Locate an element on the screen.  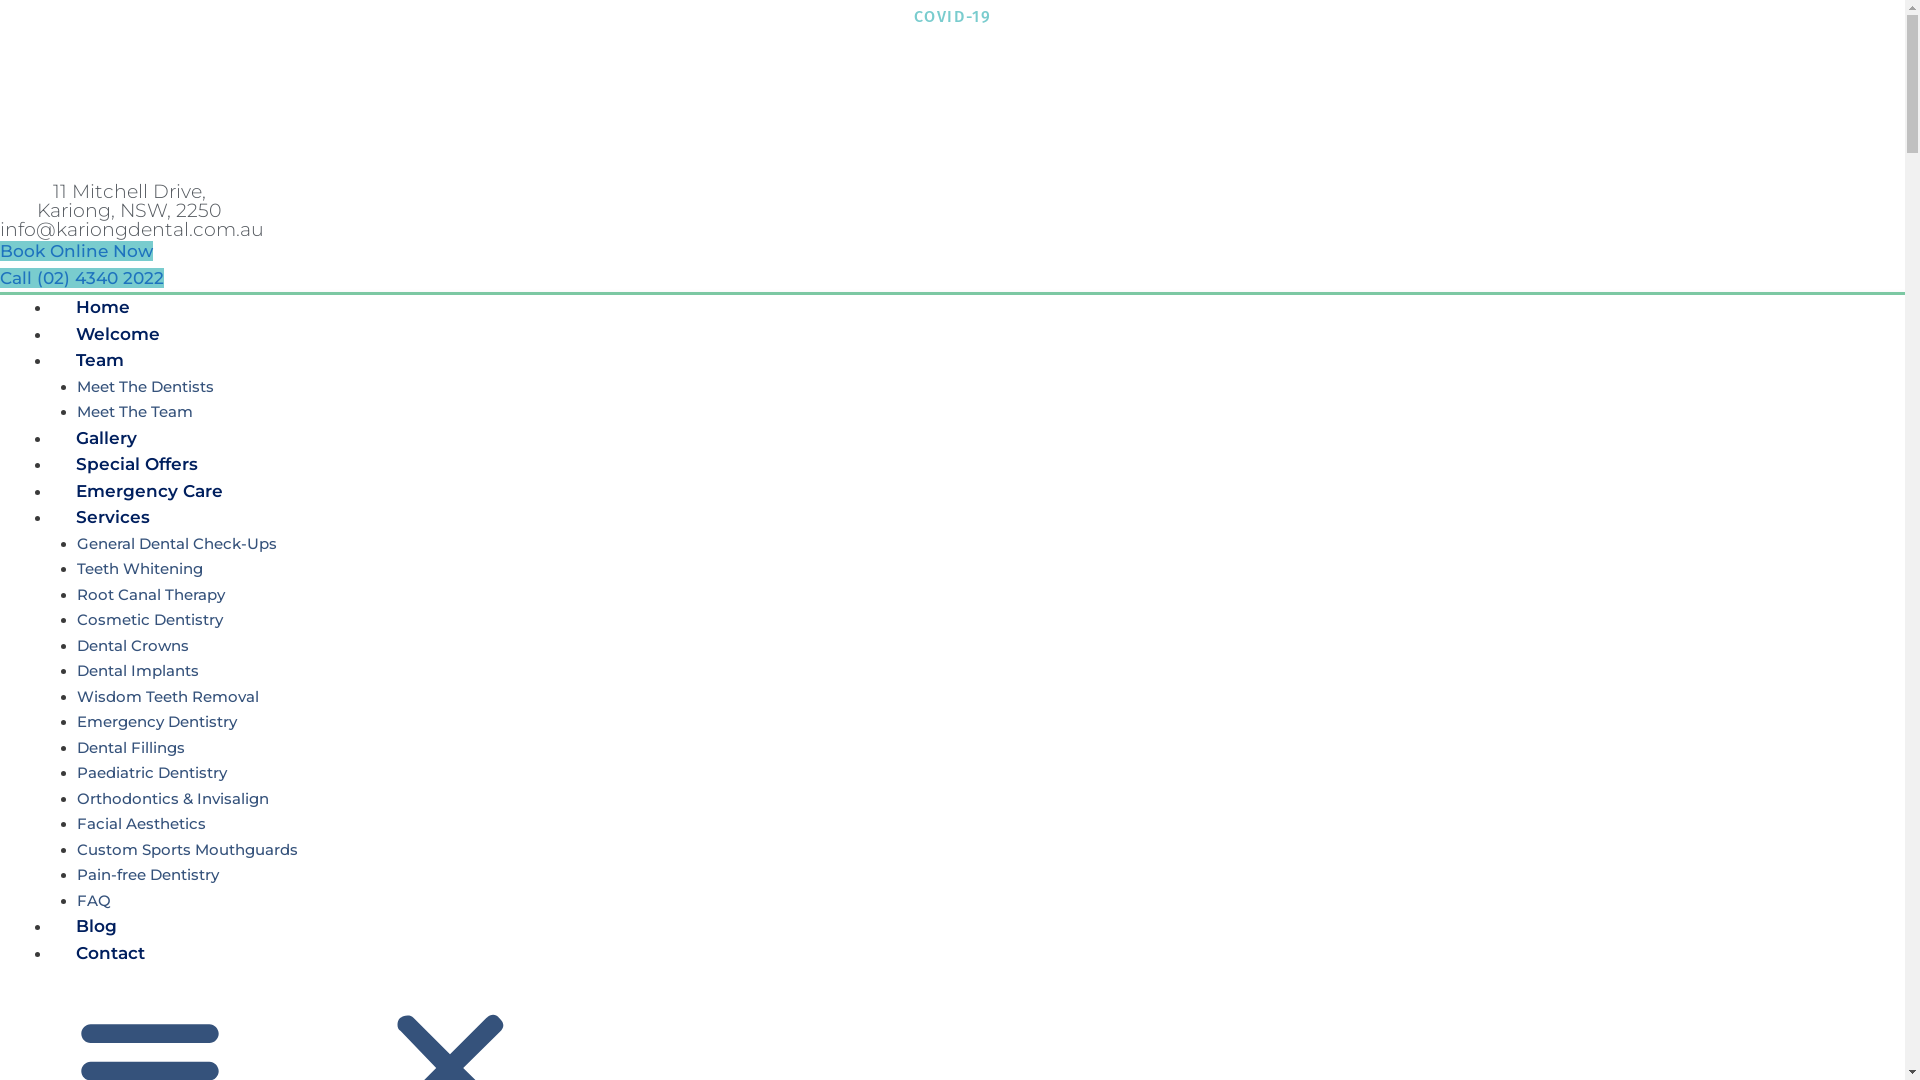
'FAQ' is located at coordinates (91, 898).